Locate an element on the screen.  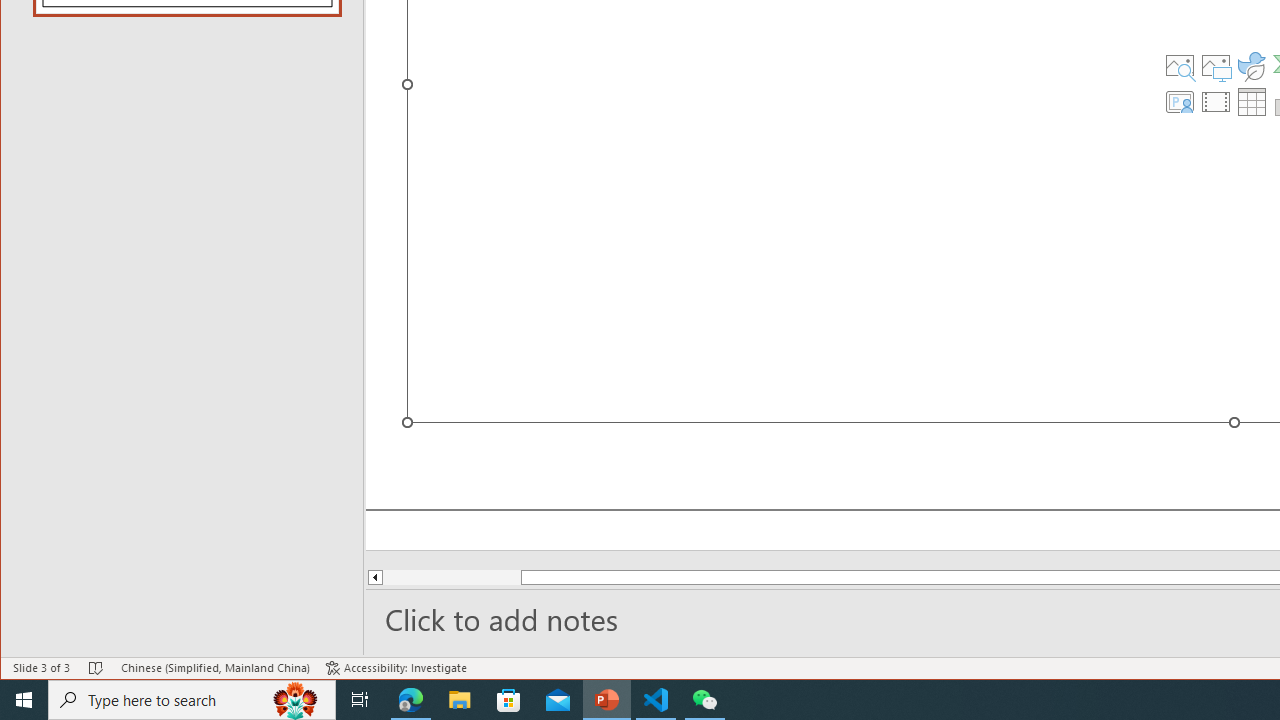
'Accessibility Checker Accessibility: Investigate' is located at coordinates (396, 668).